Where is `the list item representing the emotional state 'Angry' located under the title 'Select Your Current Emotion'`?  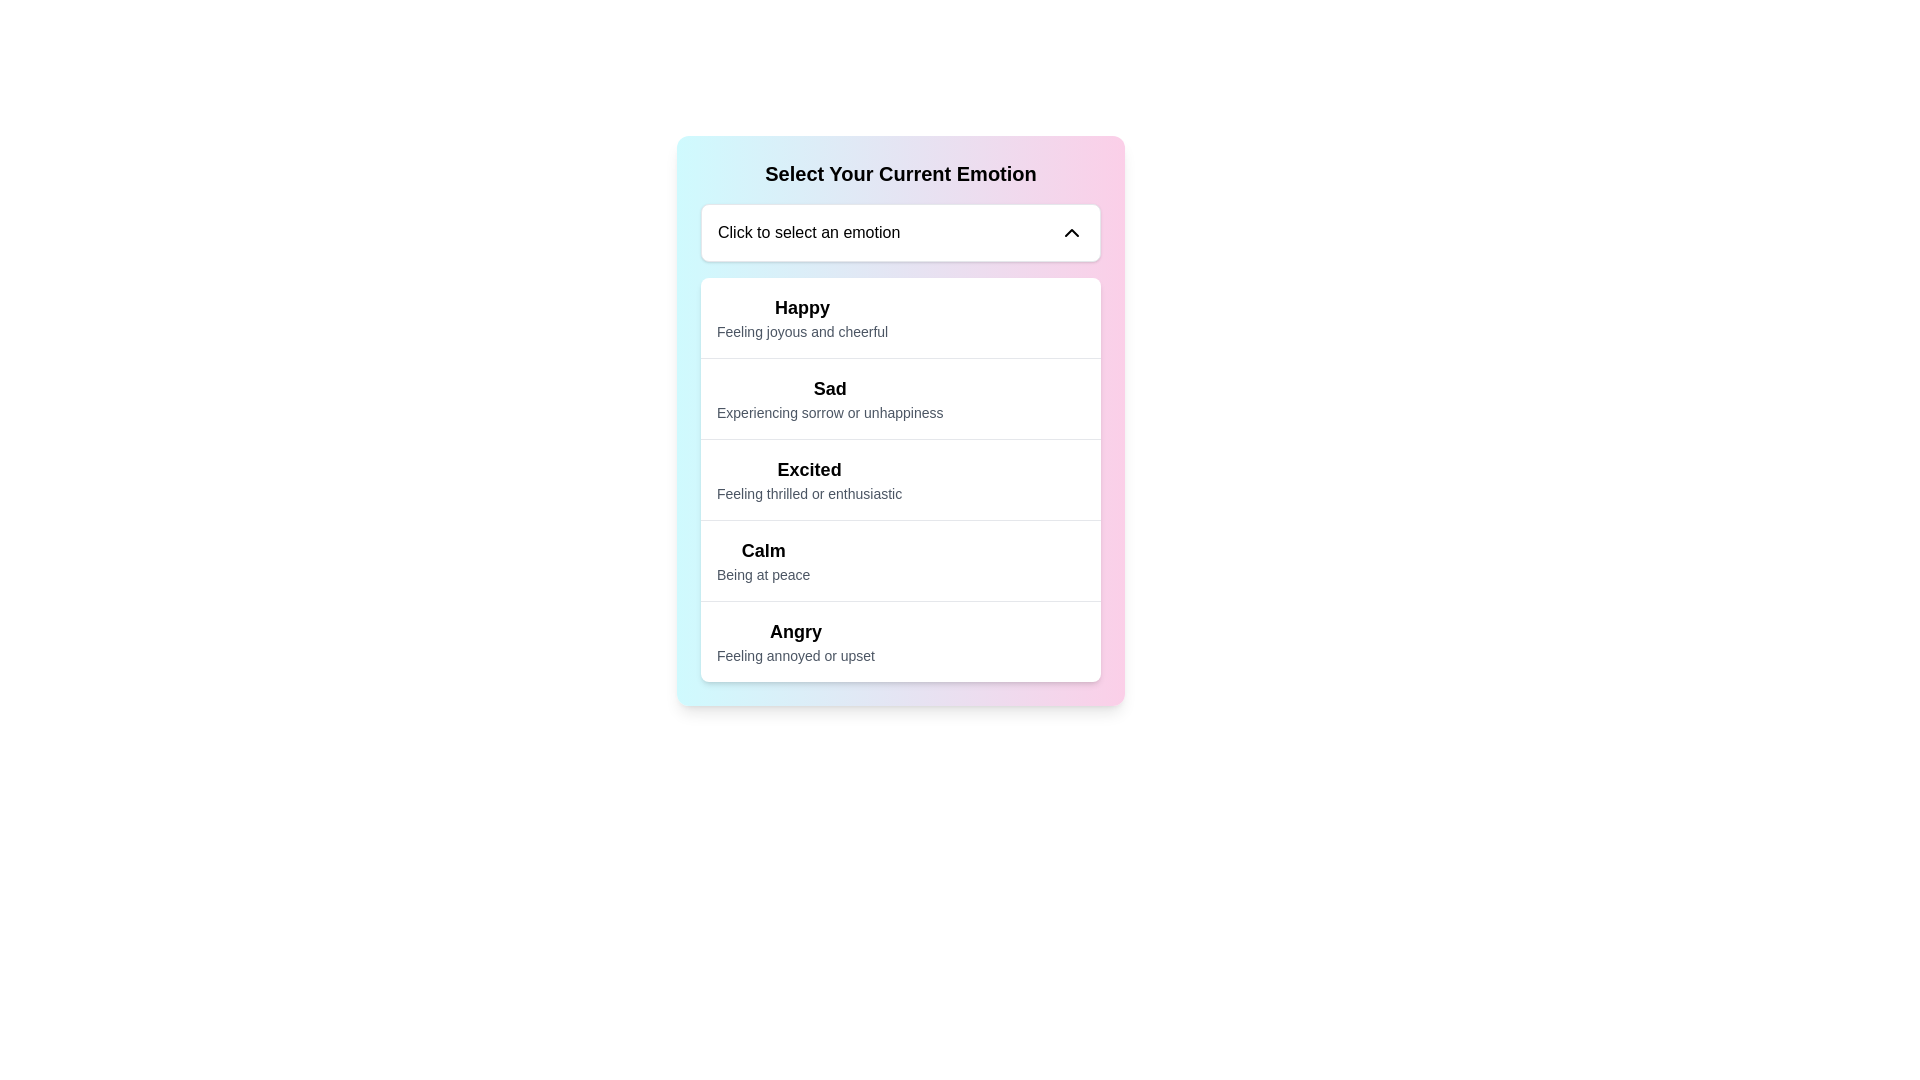
the list item representing the emotional state 'Angry' located under the title 'Select Your Current Emotion' is located at coordinates (900, 641).